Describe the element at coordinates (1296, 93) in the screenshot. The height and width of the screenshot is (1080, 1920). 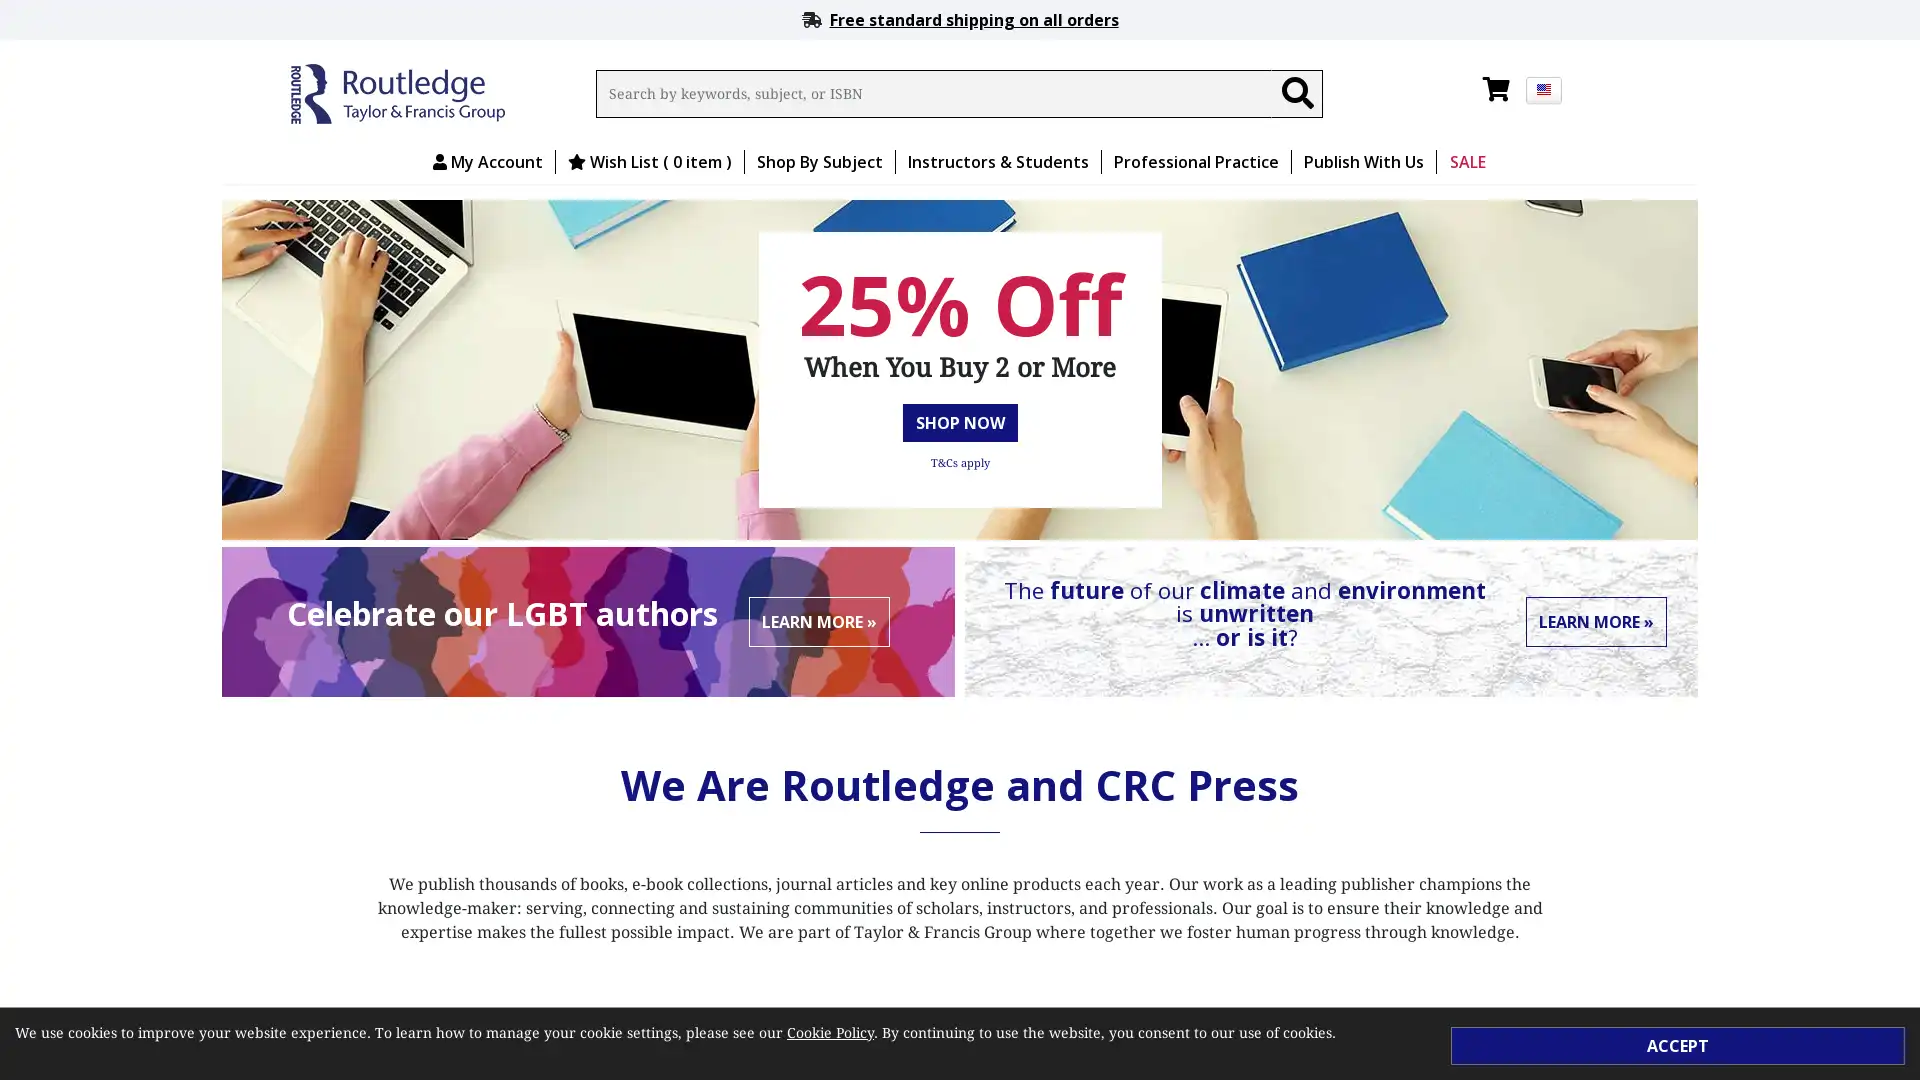
I see `Search` at that location.